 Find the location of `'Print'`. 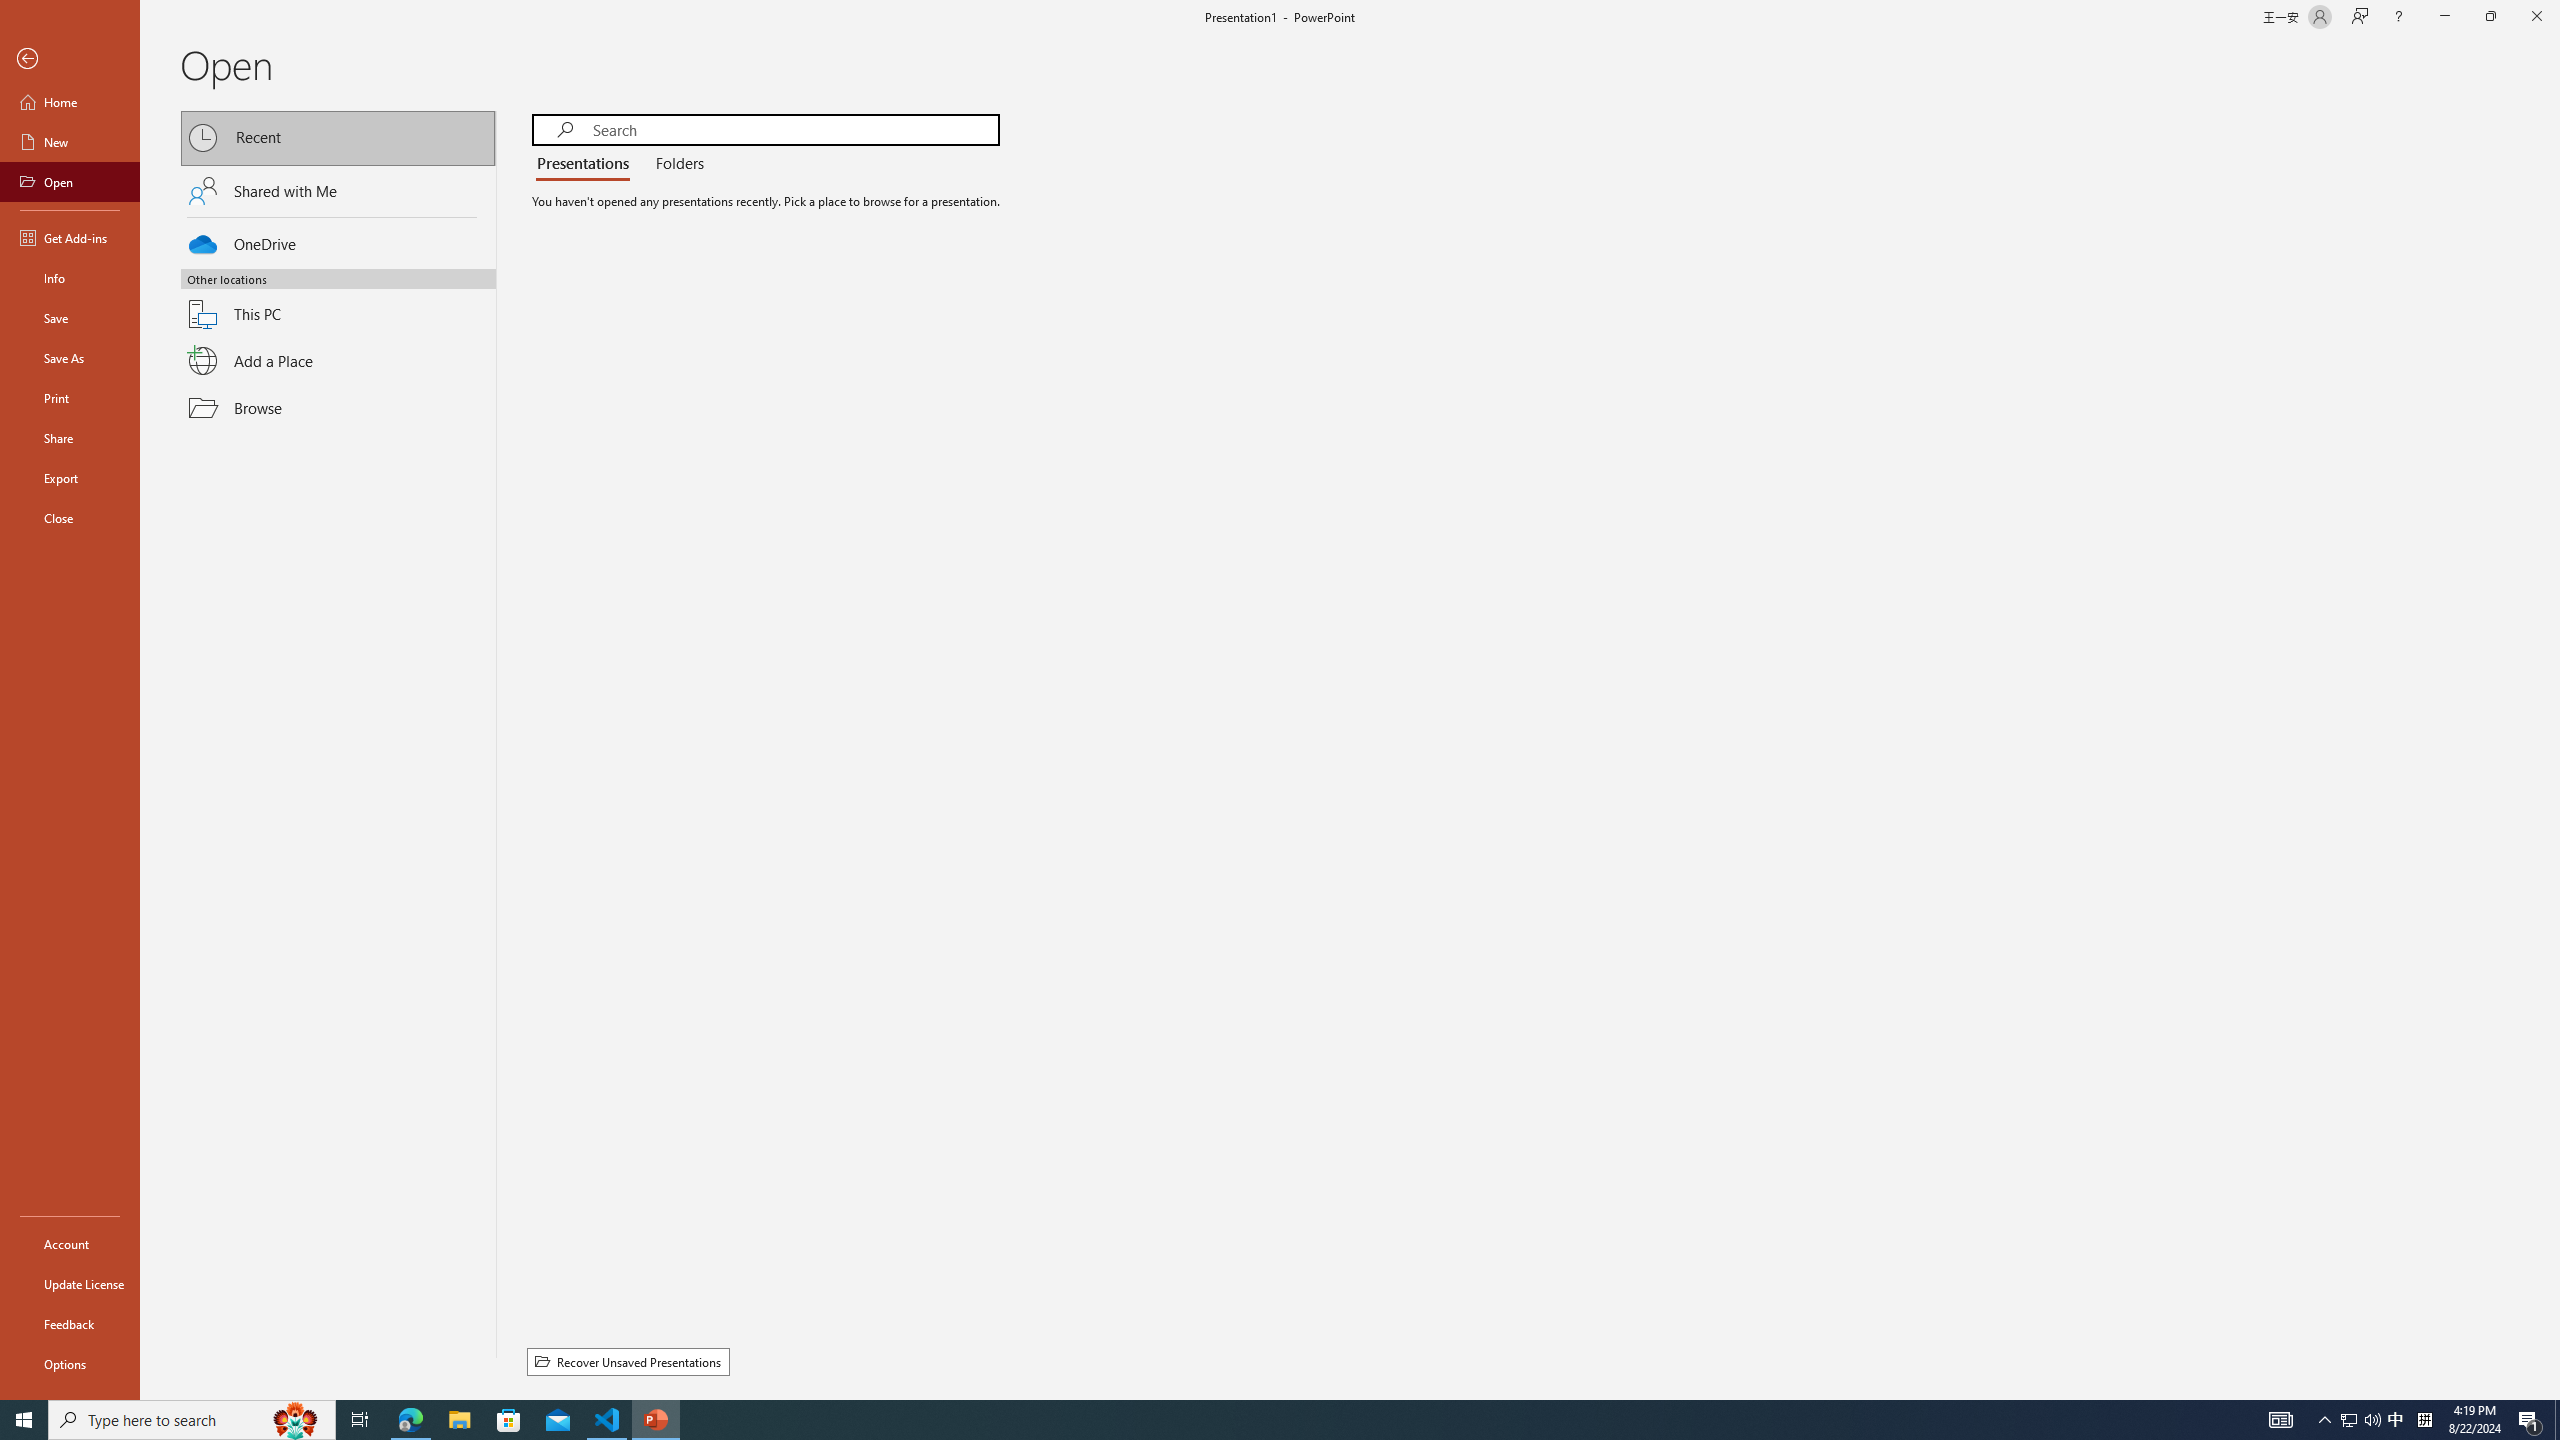

'Print' is located at coordinates (69, 397).